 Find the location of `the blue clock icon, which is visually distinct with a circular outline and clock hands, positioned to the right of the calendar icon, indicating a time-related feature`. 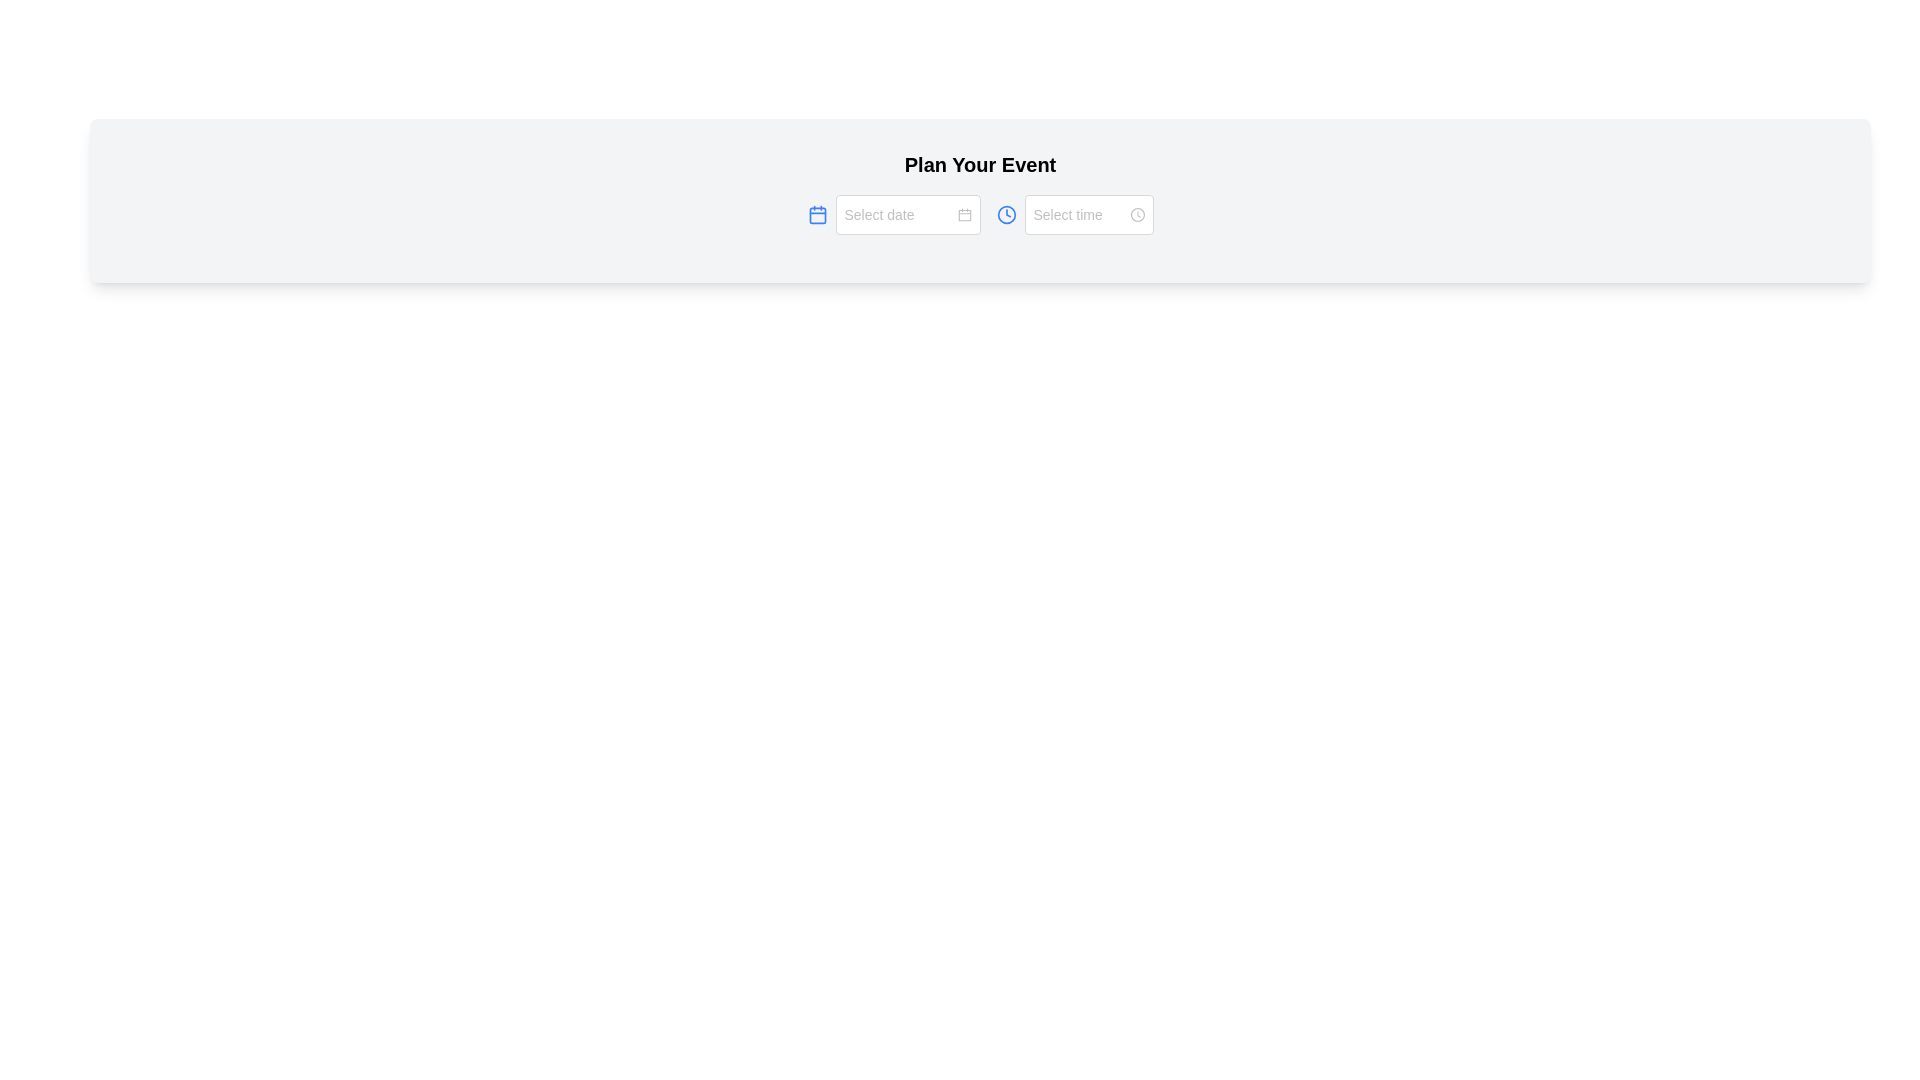

the blue clock icon, which is visually distinct with a circular outline and clock hands, positioned to the right of the calendar icon, indicating a time-related feature is located at coordinates (1006, 215).